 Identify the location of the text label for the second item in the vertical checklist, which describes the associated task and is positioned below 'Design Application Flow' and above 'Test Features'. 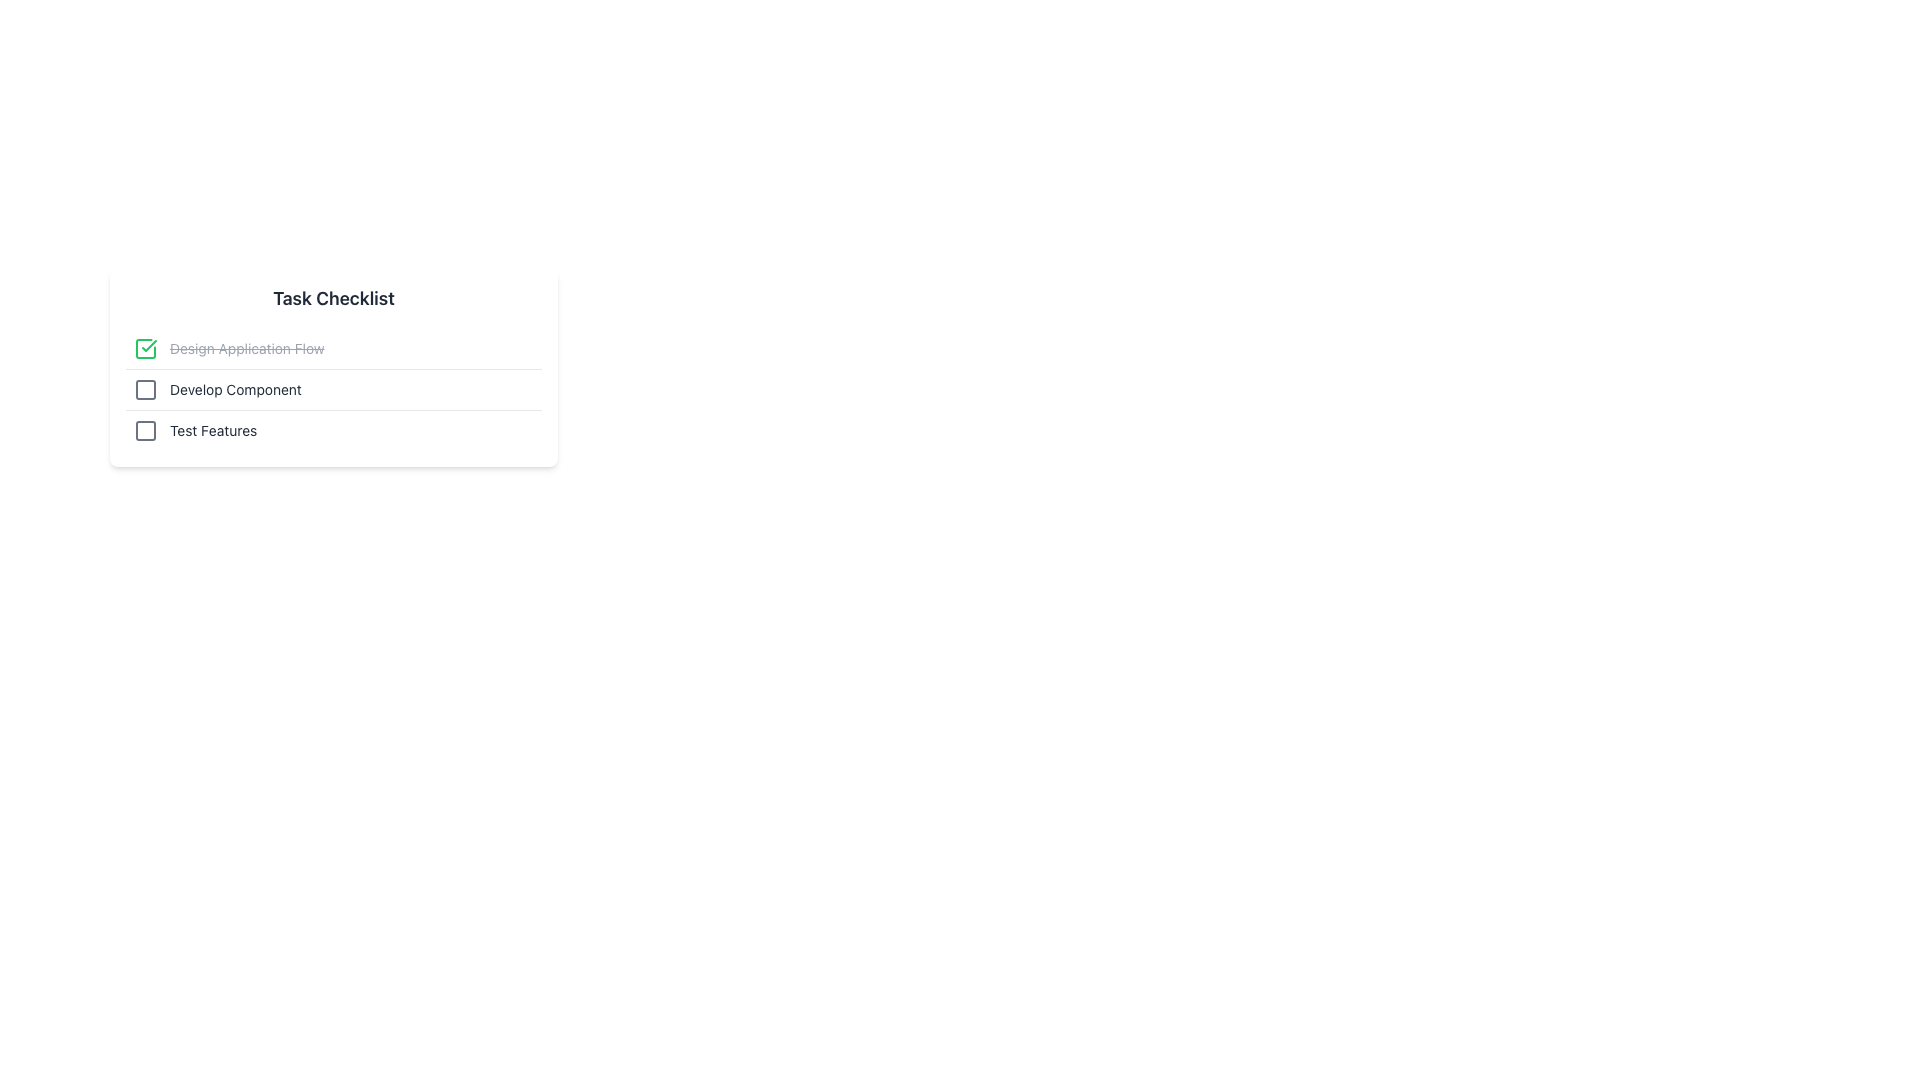
(235, 389).